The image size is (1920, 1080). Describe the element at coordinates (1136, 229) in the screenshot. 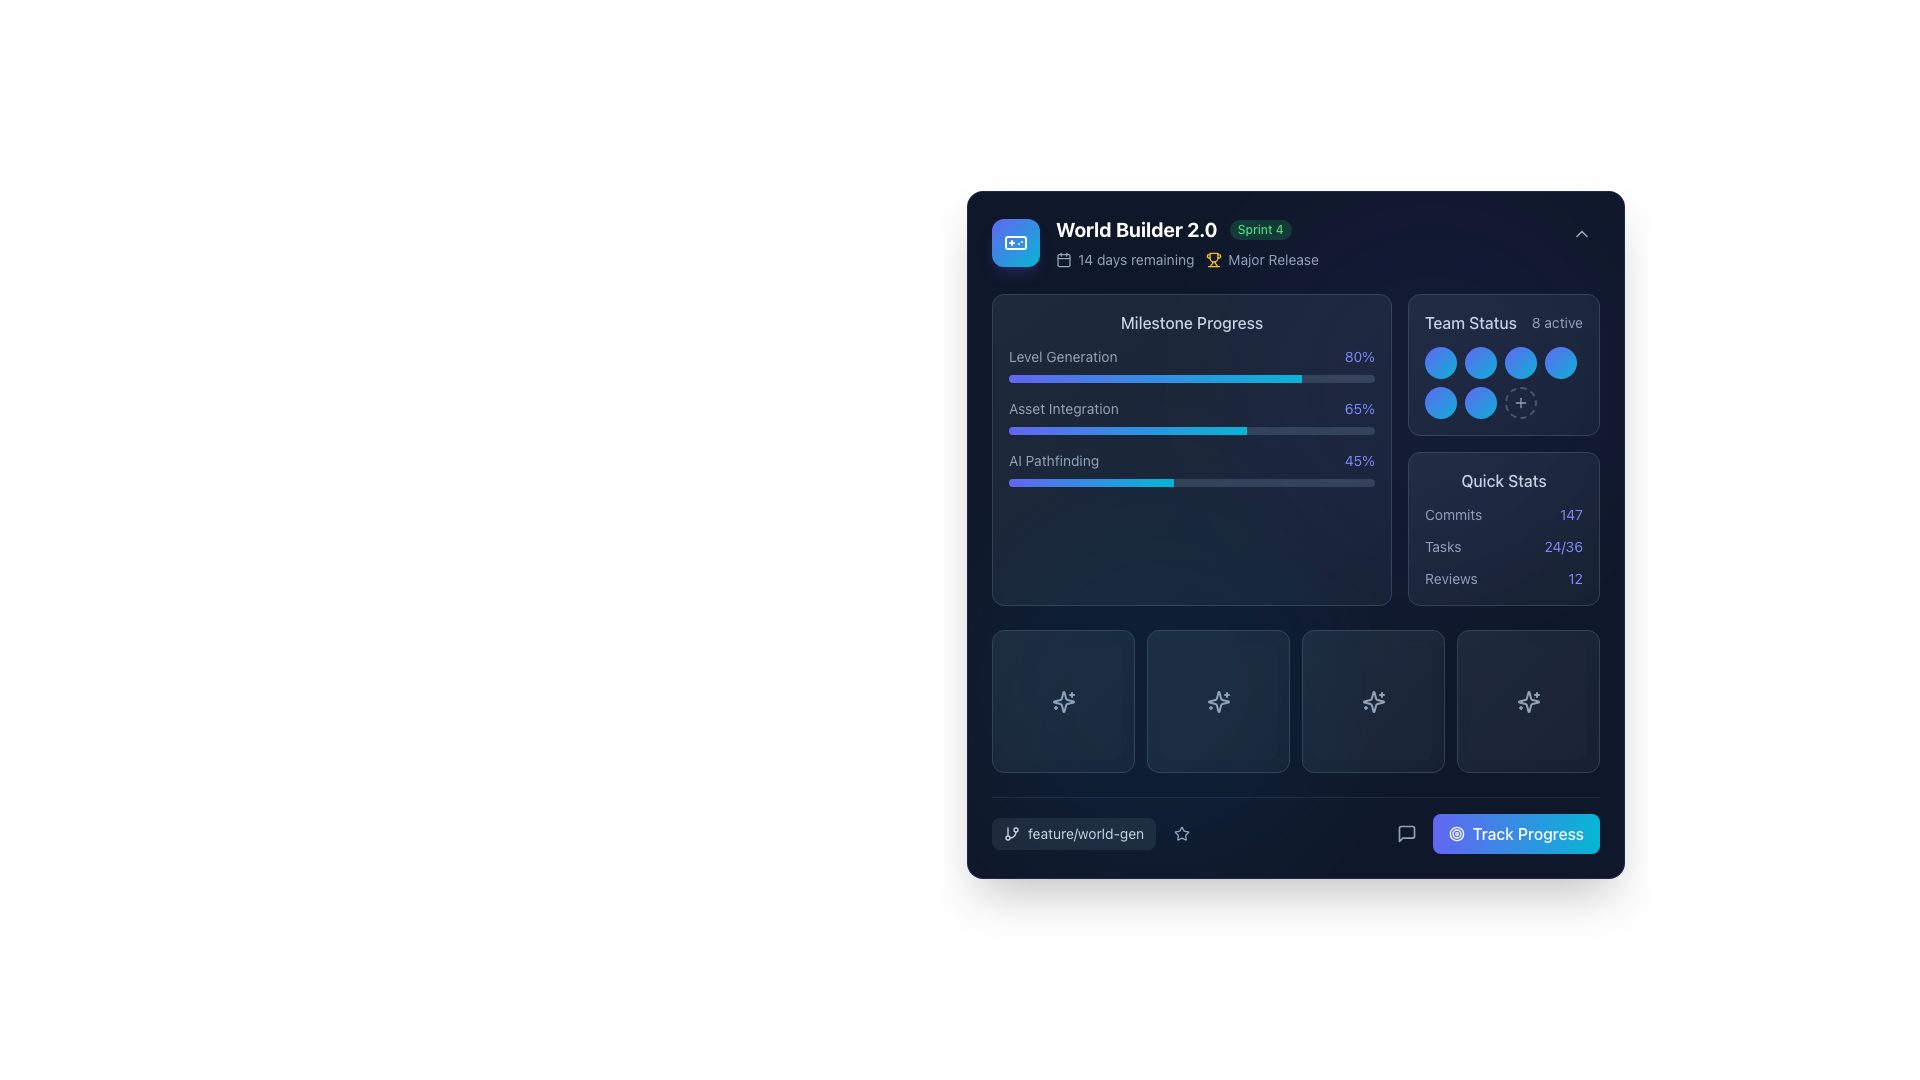

I see `the text label displaying 'World Builder 2.0' which is styled in bold white font against a dark background, positioned at the top-left of the interface before 'Sprint 4'` at that location.